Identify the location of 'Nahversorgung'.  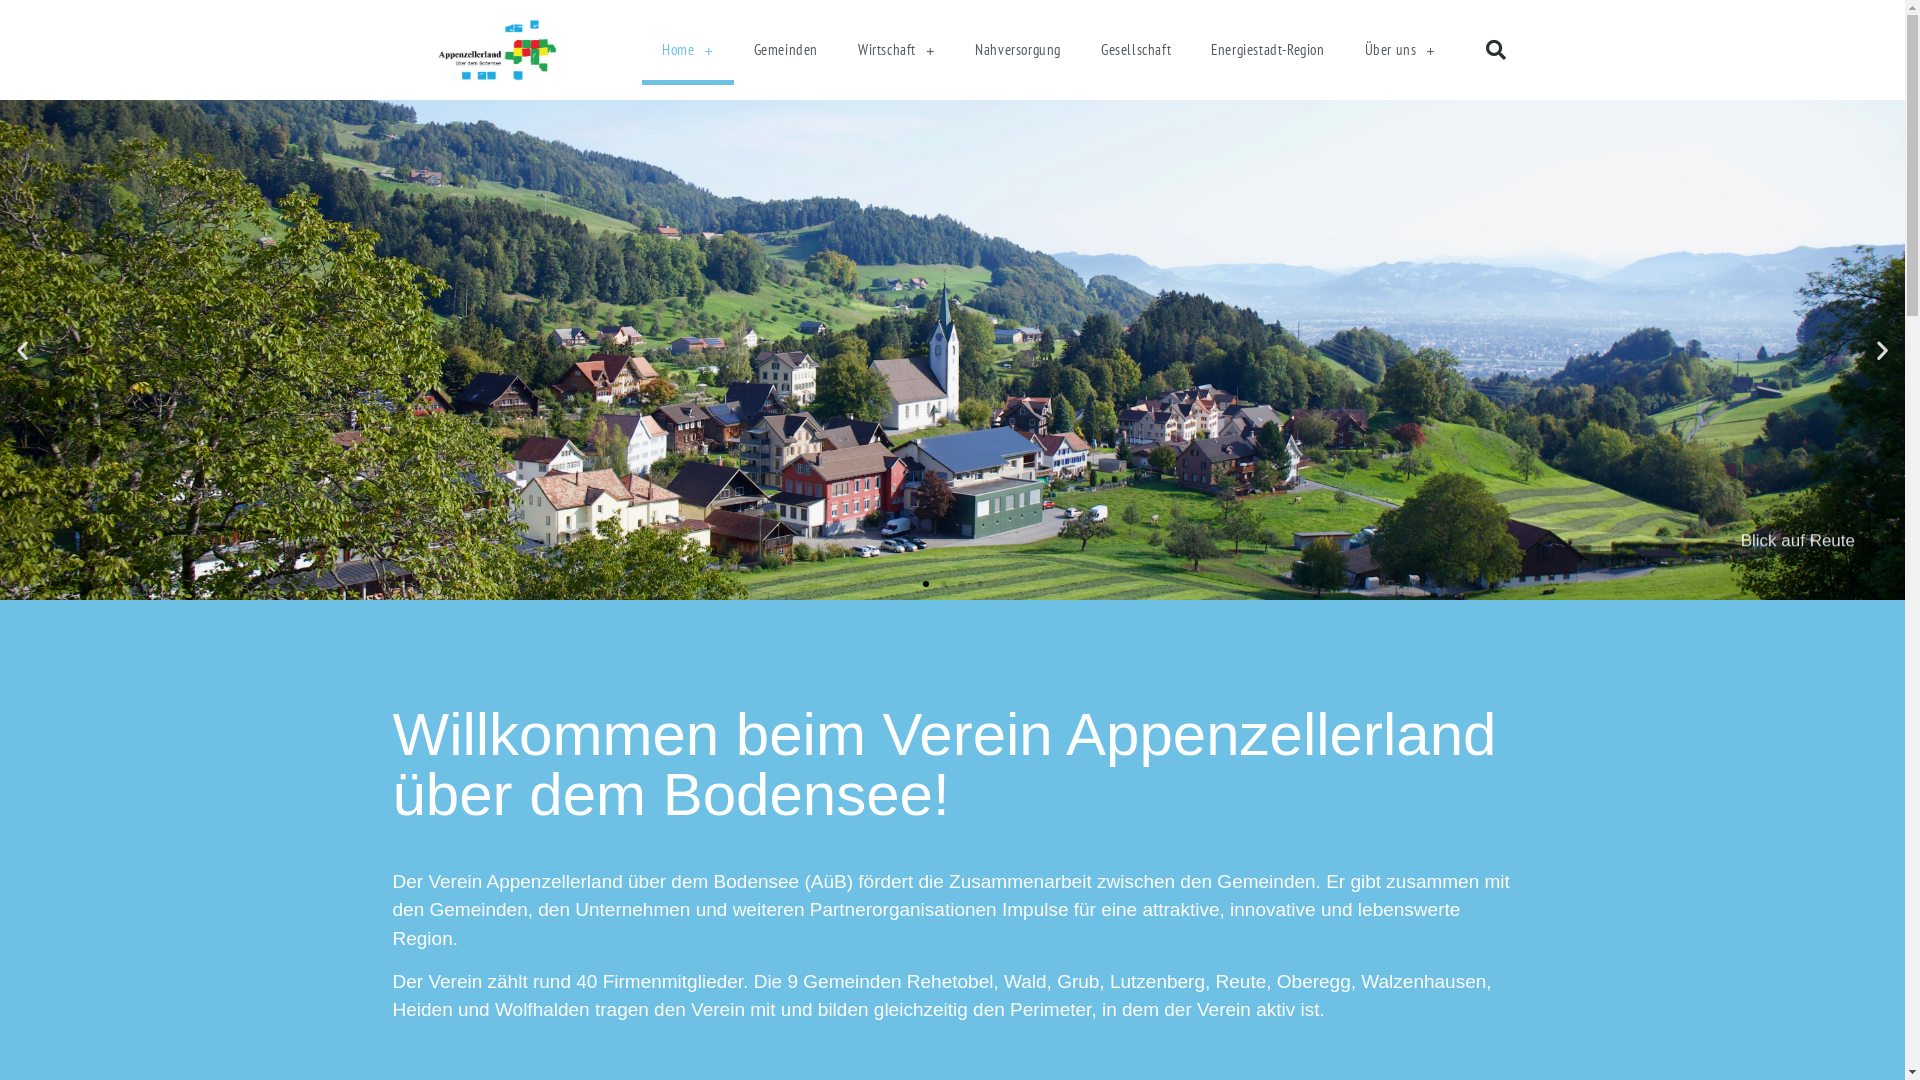
(1017, 49).